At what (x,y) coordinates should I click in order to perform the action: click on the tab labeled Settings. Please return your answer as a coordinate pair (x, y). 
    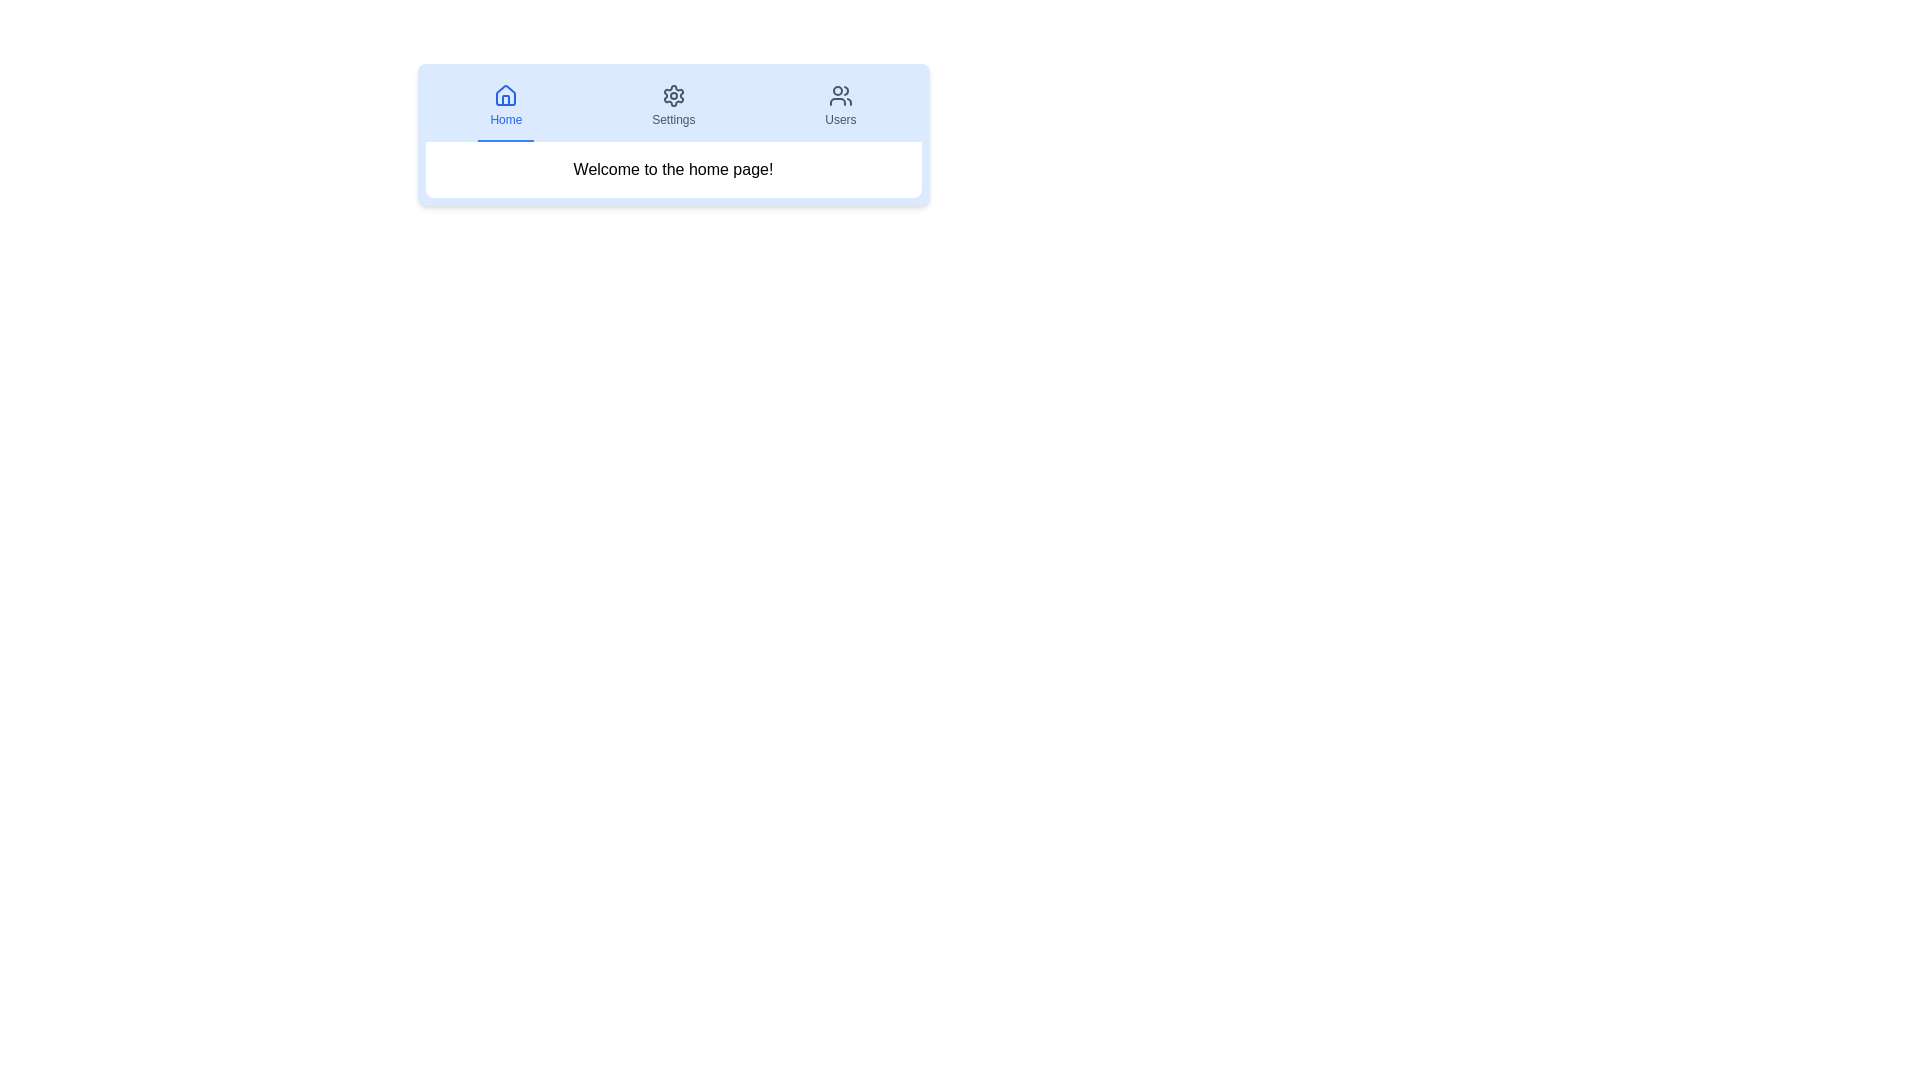
    Looking at the image, I should click on (673, 107).